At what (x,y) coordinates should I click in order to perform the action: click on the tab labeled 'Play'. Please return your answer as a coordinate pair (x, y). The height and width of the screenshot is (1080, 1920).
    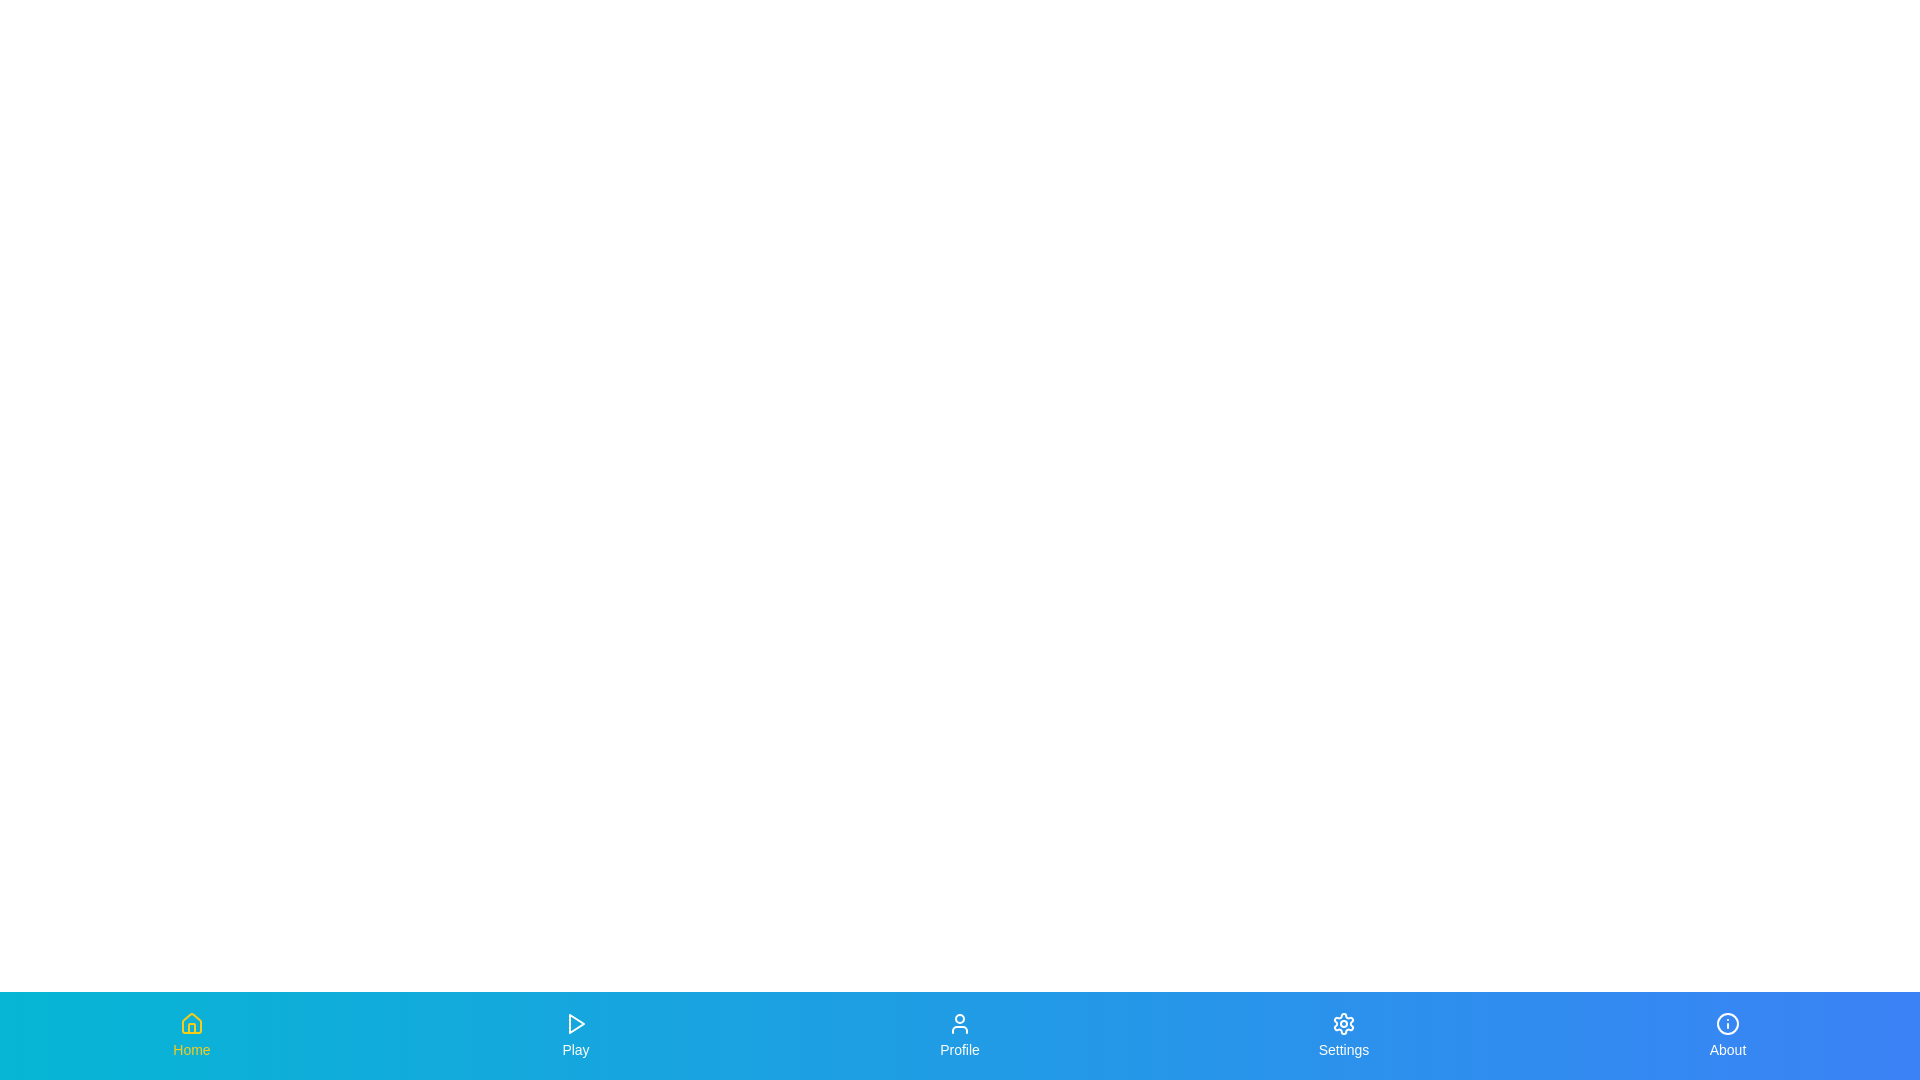
    Looking at the image, I should click on (575, 1035).